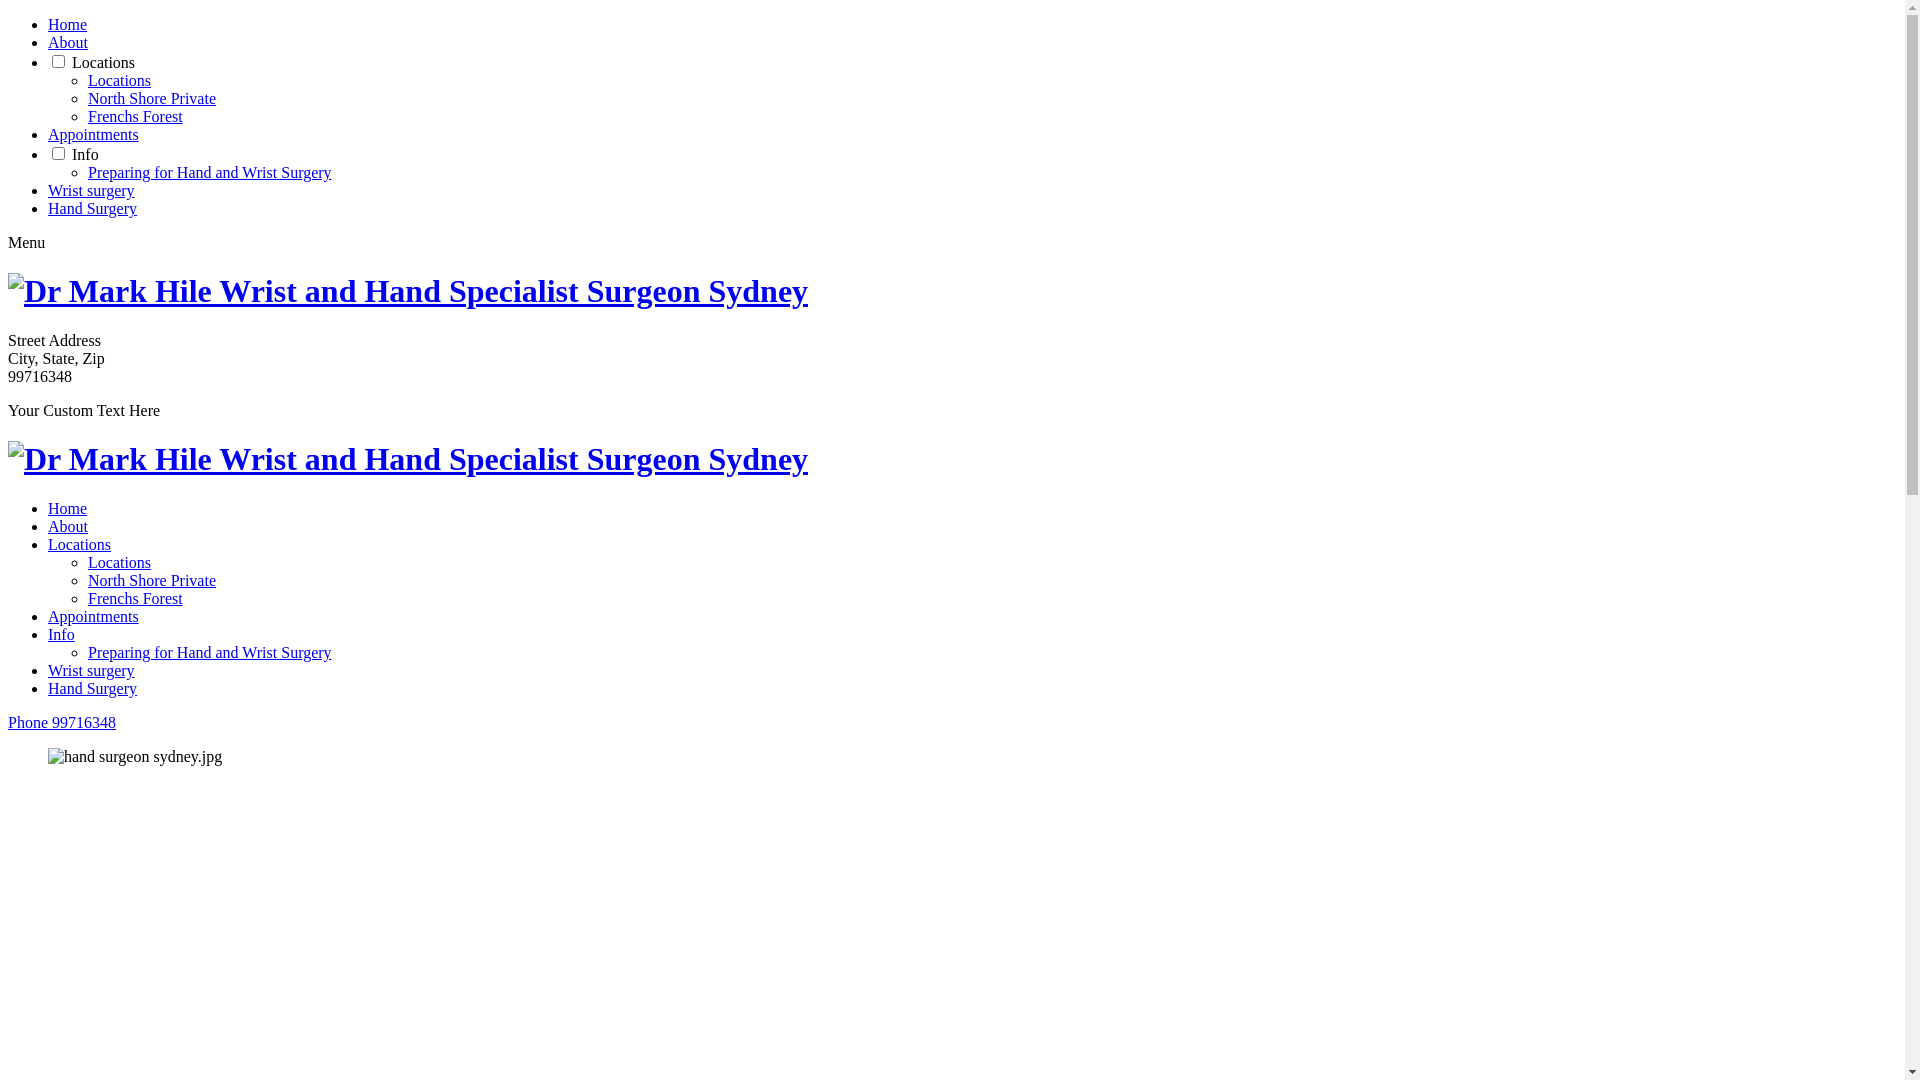 Image resolution: width=1920 pixels, height=1080 pixels. I want to click on 'North Shore Private', so click(151, 98).